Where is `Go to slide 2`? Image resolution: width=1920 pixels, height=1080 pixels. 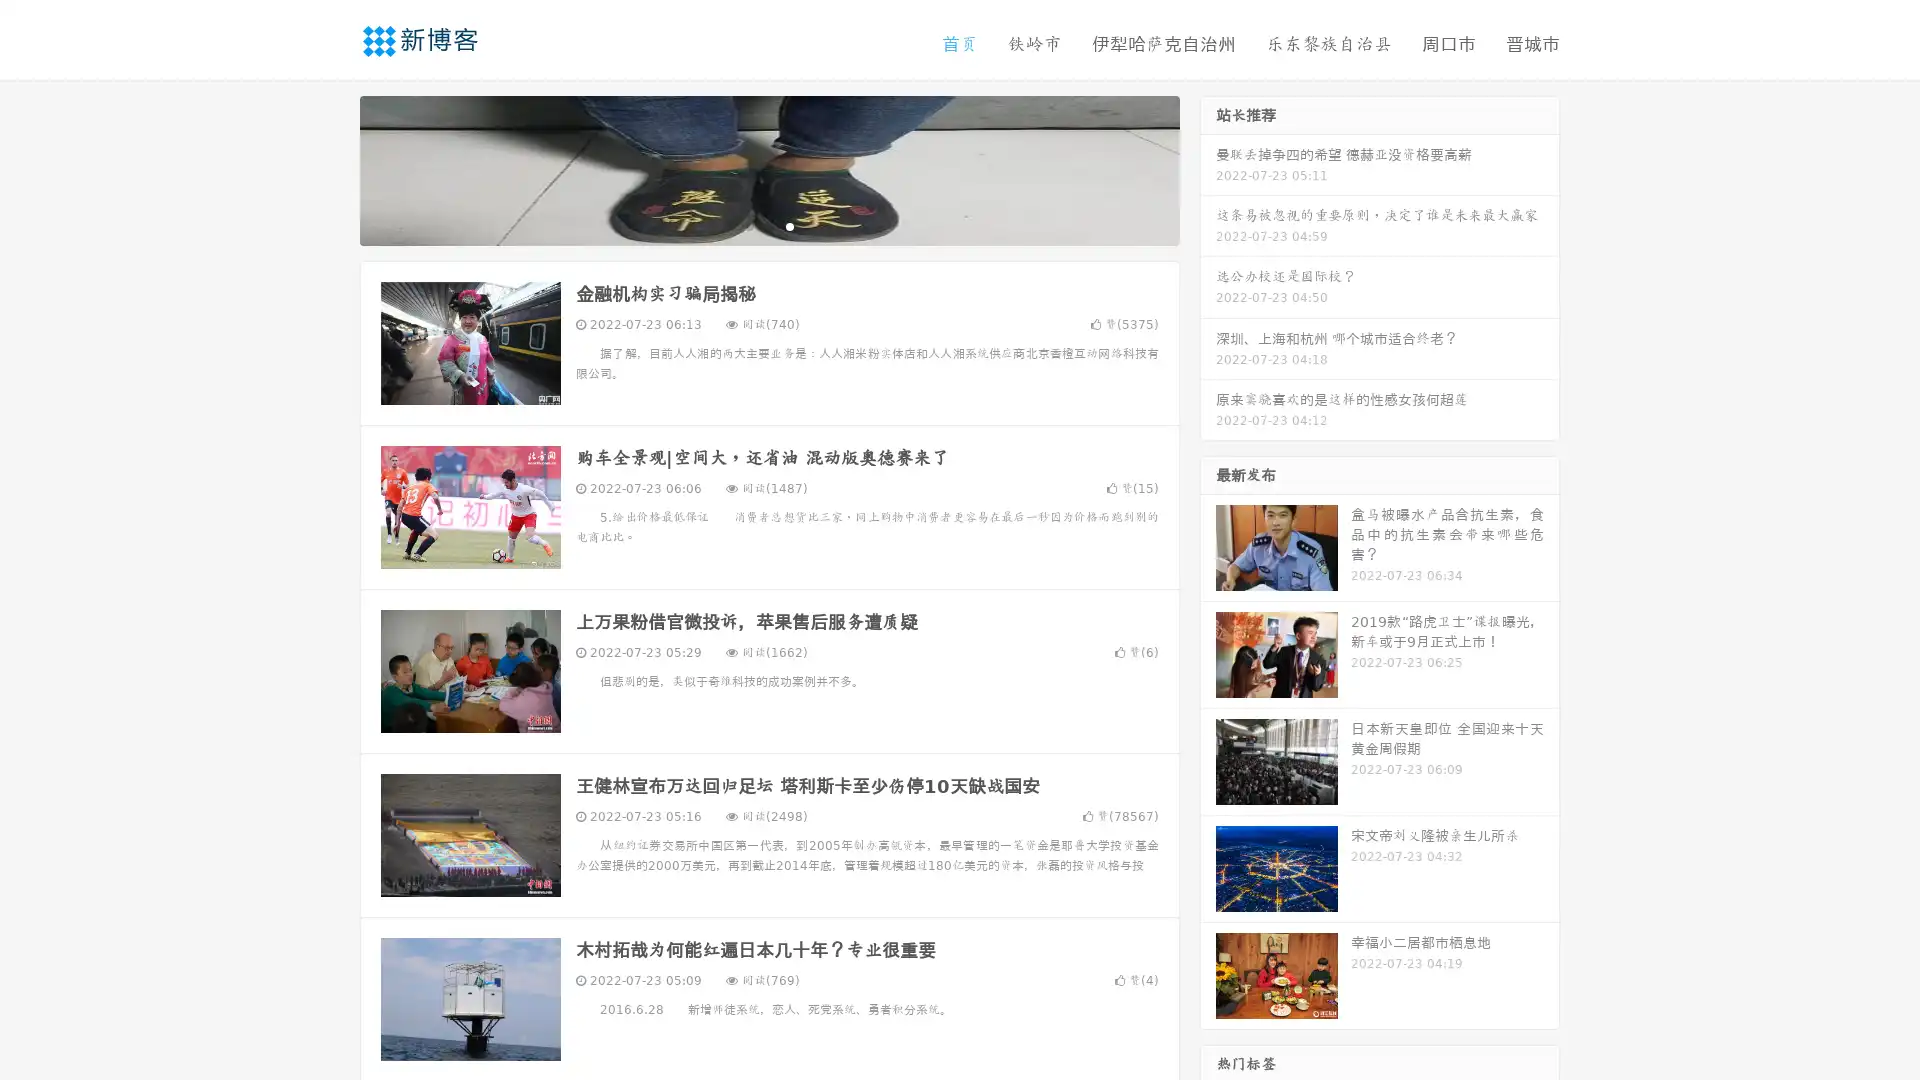
Go to slide 2 is located at coordinates (768, 225).